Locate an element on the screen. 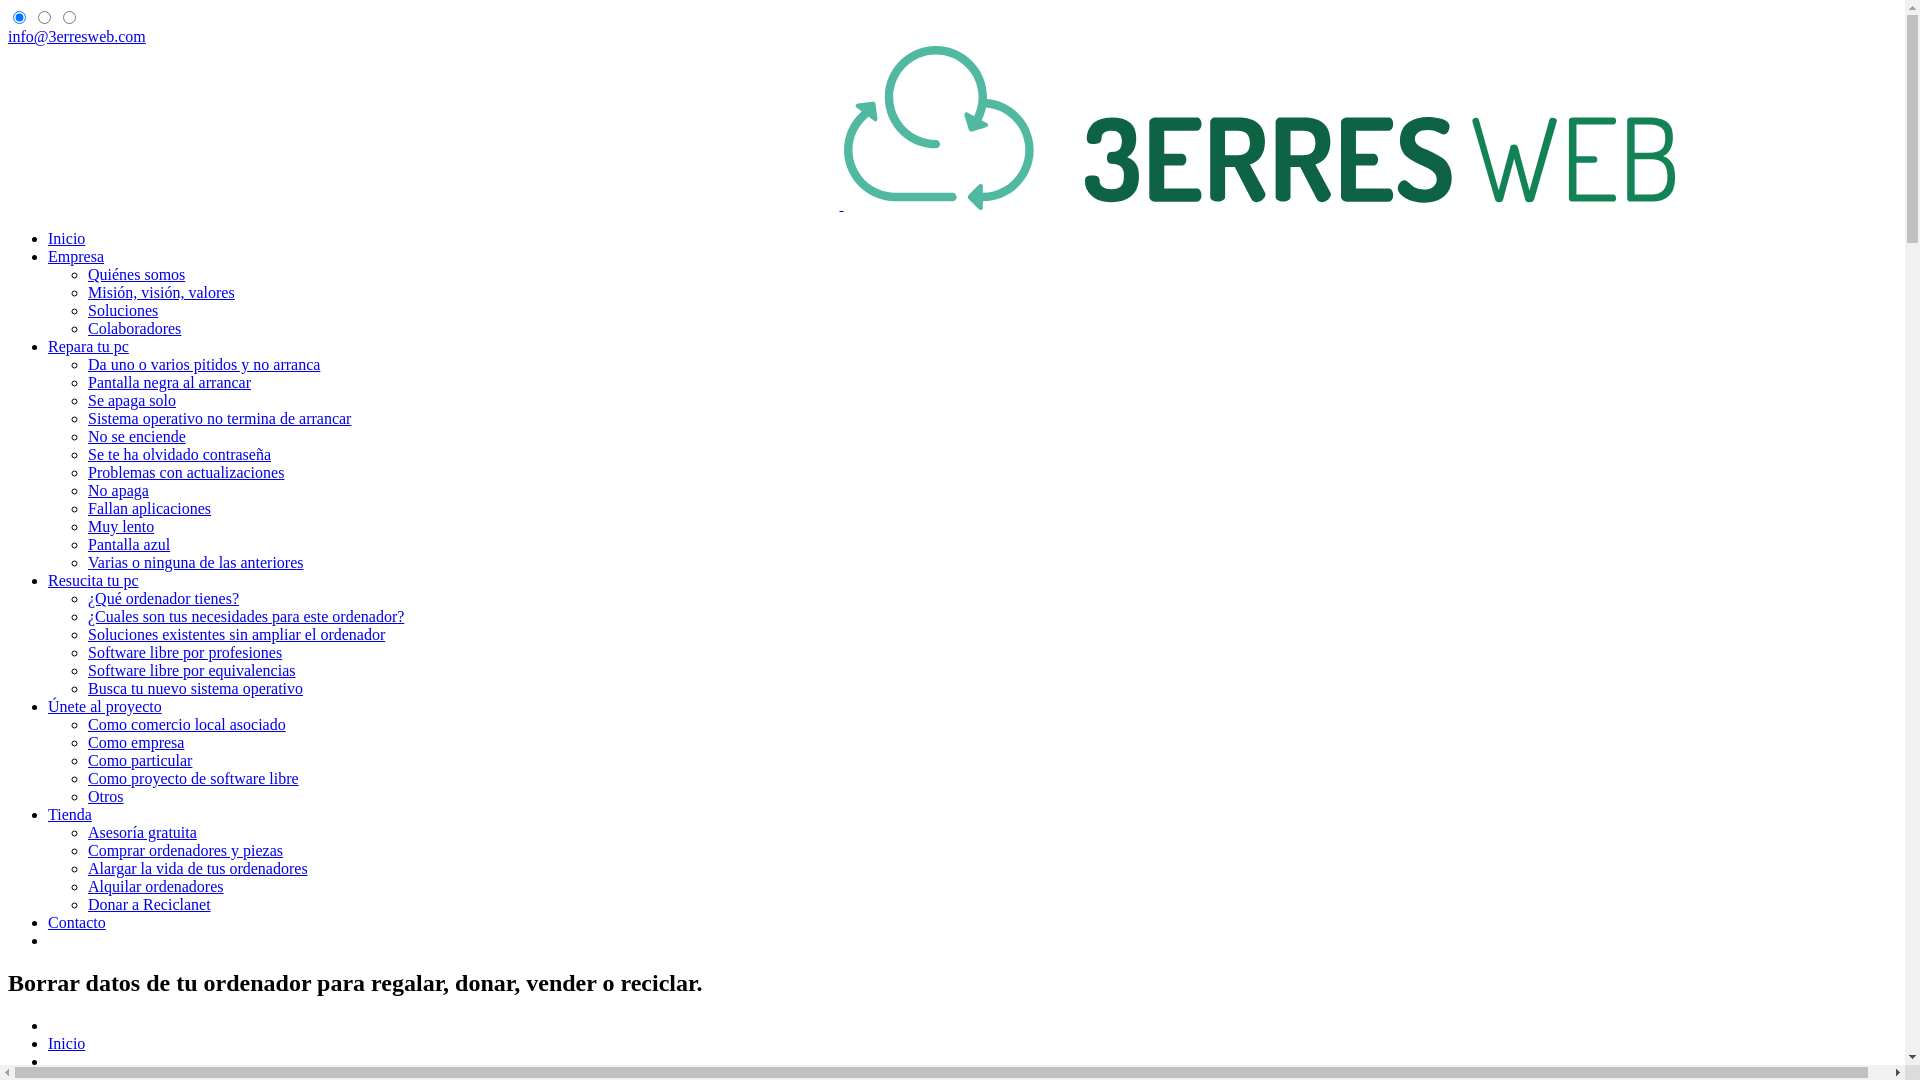 This screenshot has width=1920, height=1080. 'No se enciende' is located at coordinates (136, 435).